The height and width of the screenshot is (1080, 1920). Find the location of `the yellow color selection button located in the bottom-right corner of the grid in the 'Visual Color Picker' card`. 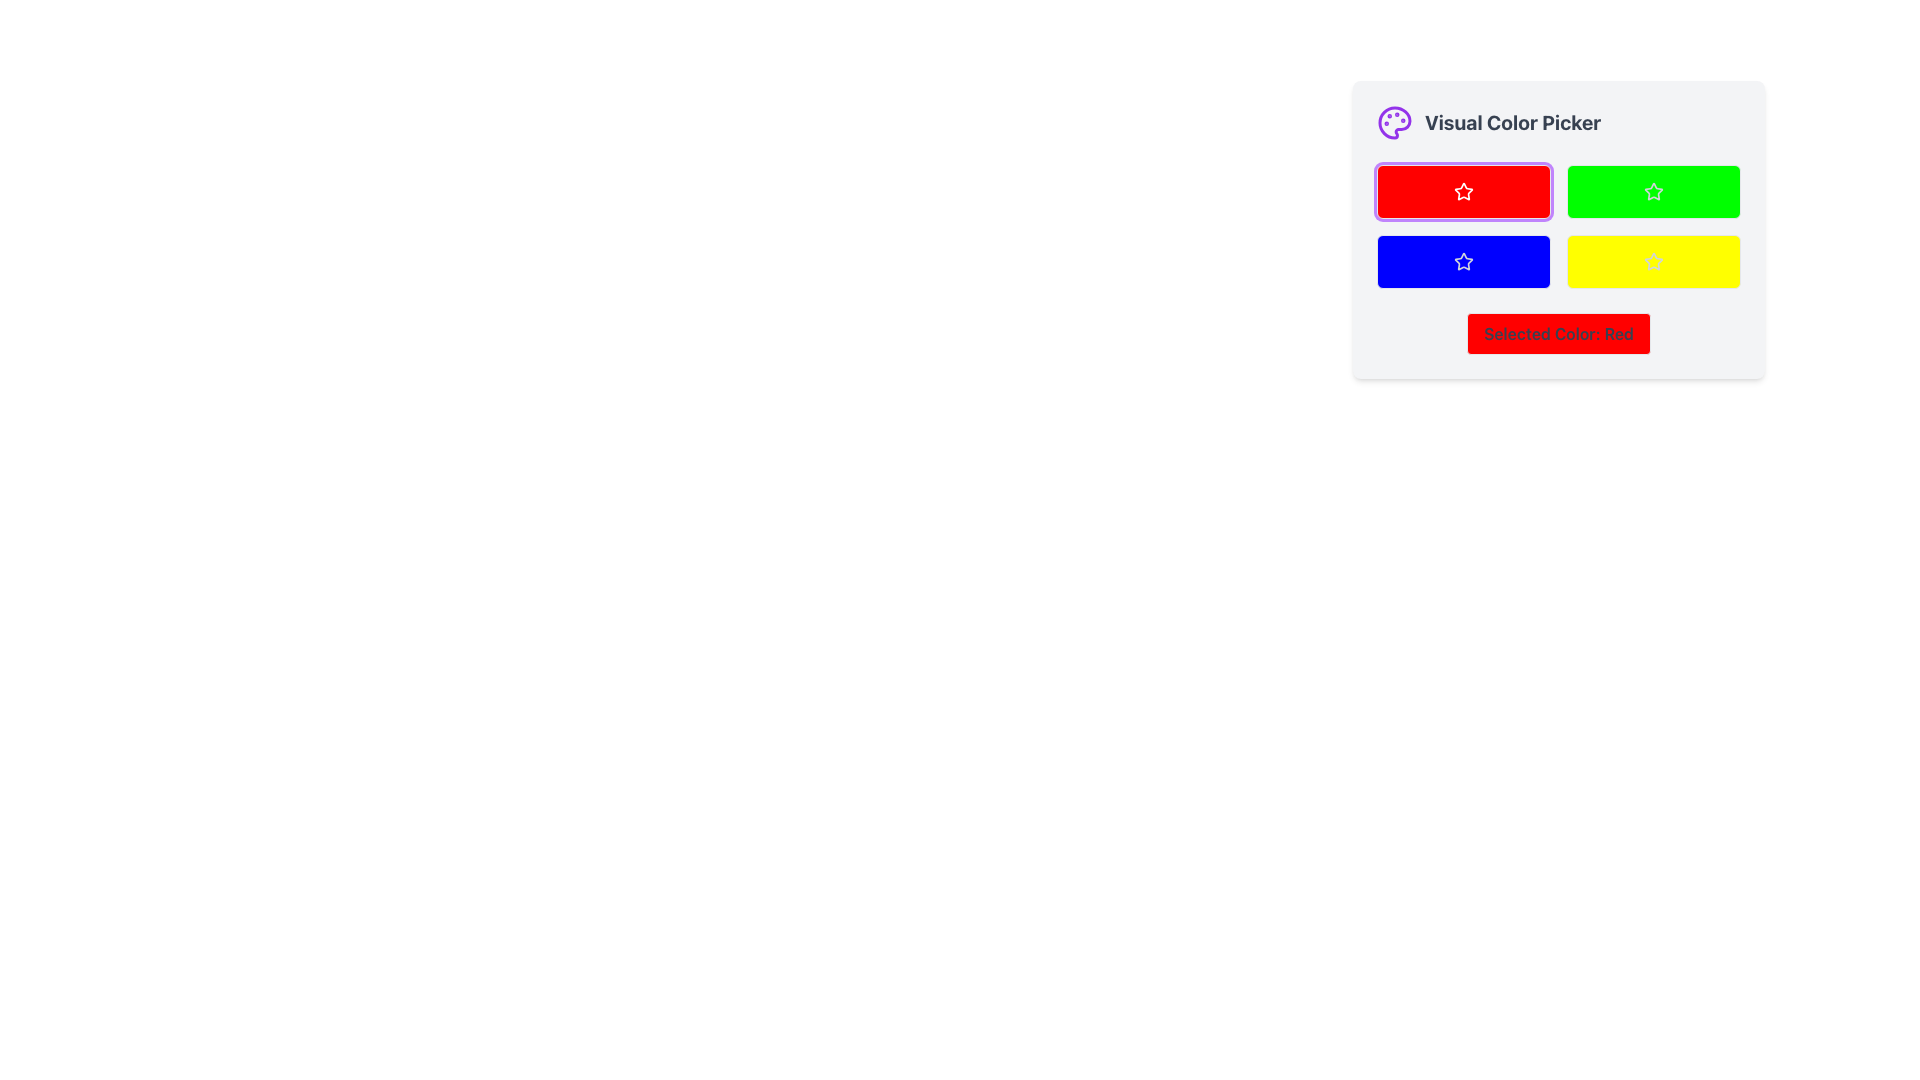

the yellow color selection button located in the bottom-right corner of the grid in the 'Visual Color Picker' card is located at coordinates (1654, 261).